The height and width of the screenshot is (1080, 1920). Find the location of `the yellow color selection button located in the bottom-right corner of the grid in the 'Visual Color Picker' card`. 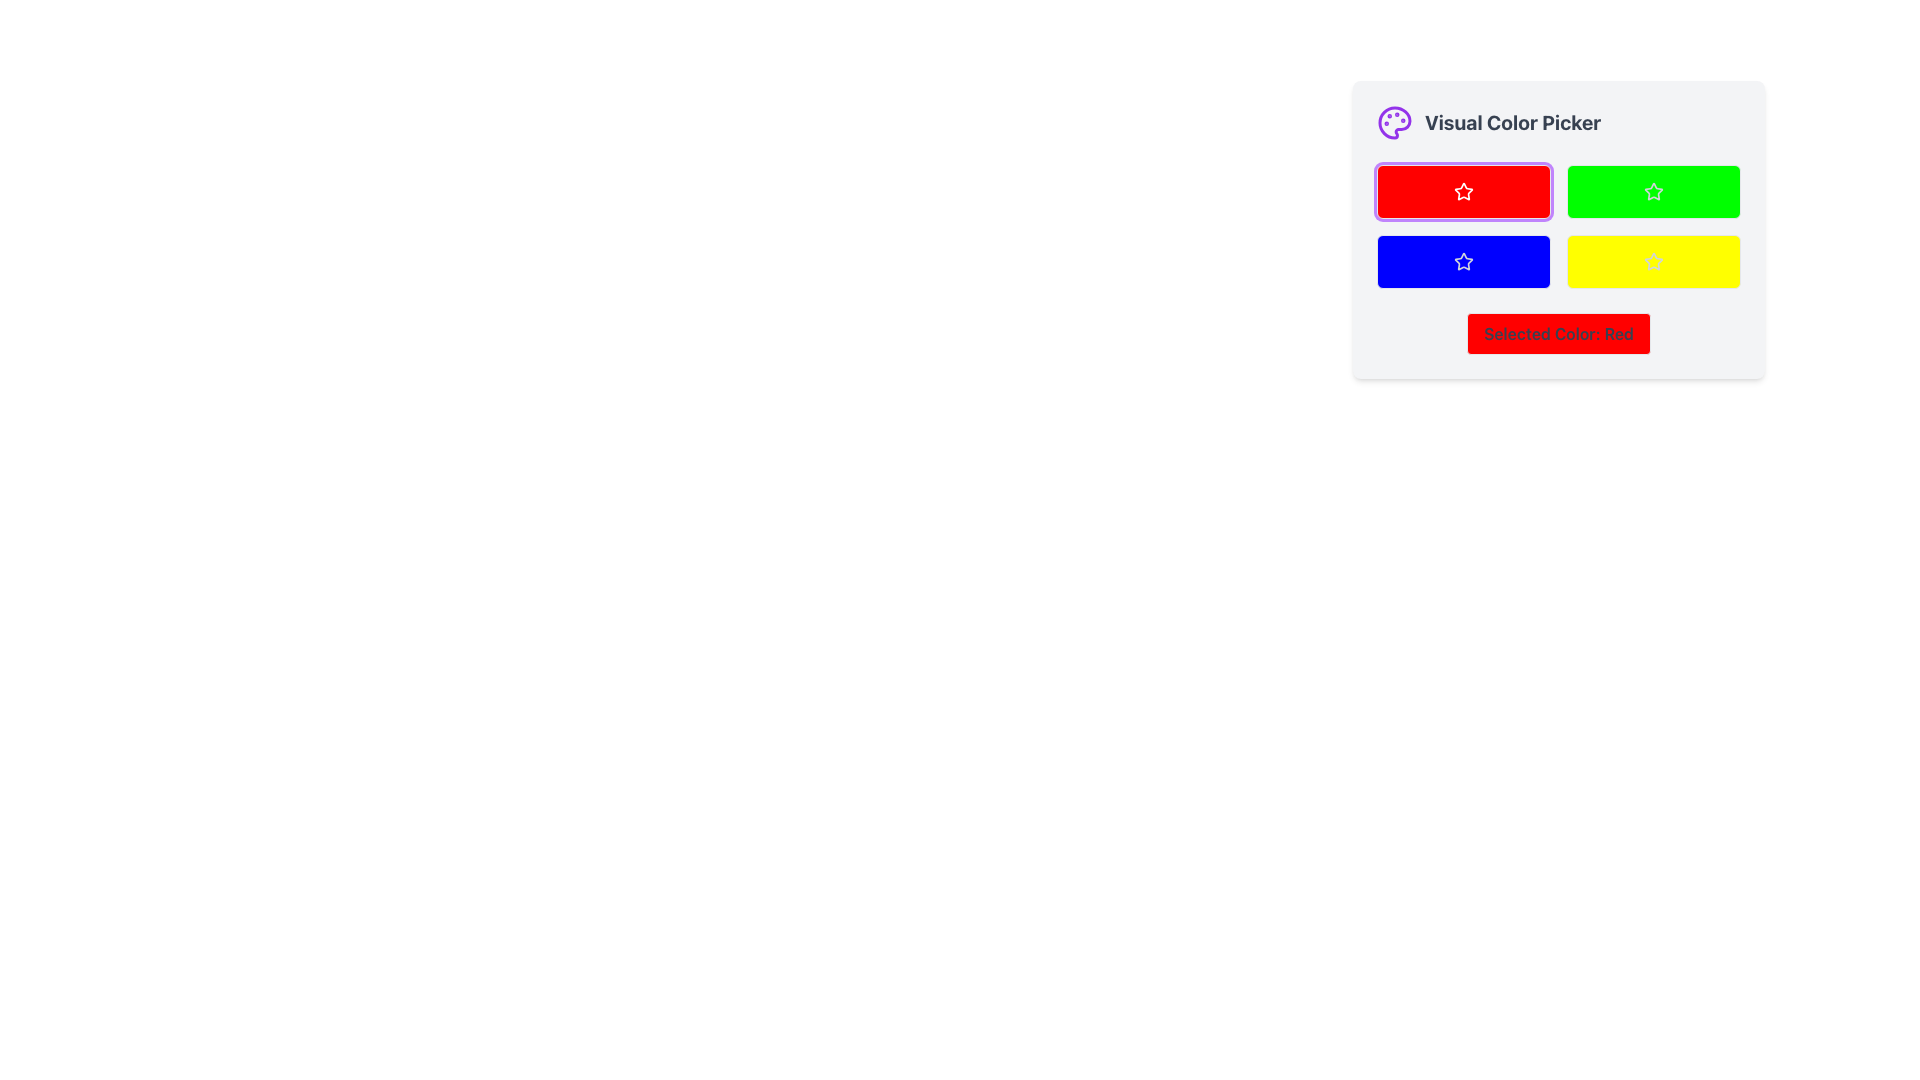

the yellow color selection button located in the bottom-right corner of the grid in the 'Visual Color Picker' card is located at coordinates (1654, 261).